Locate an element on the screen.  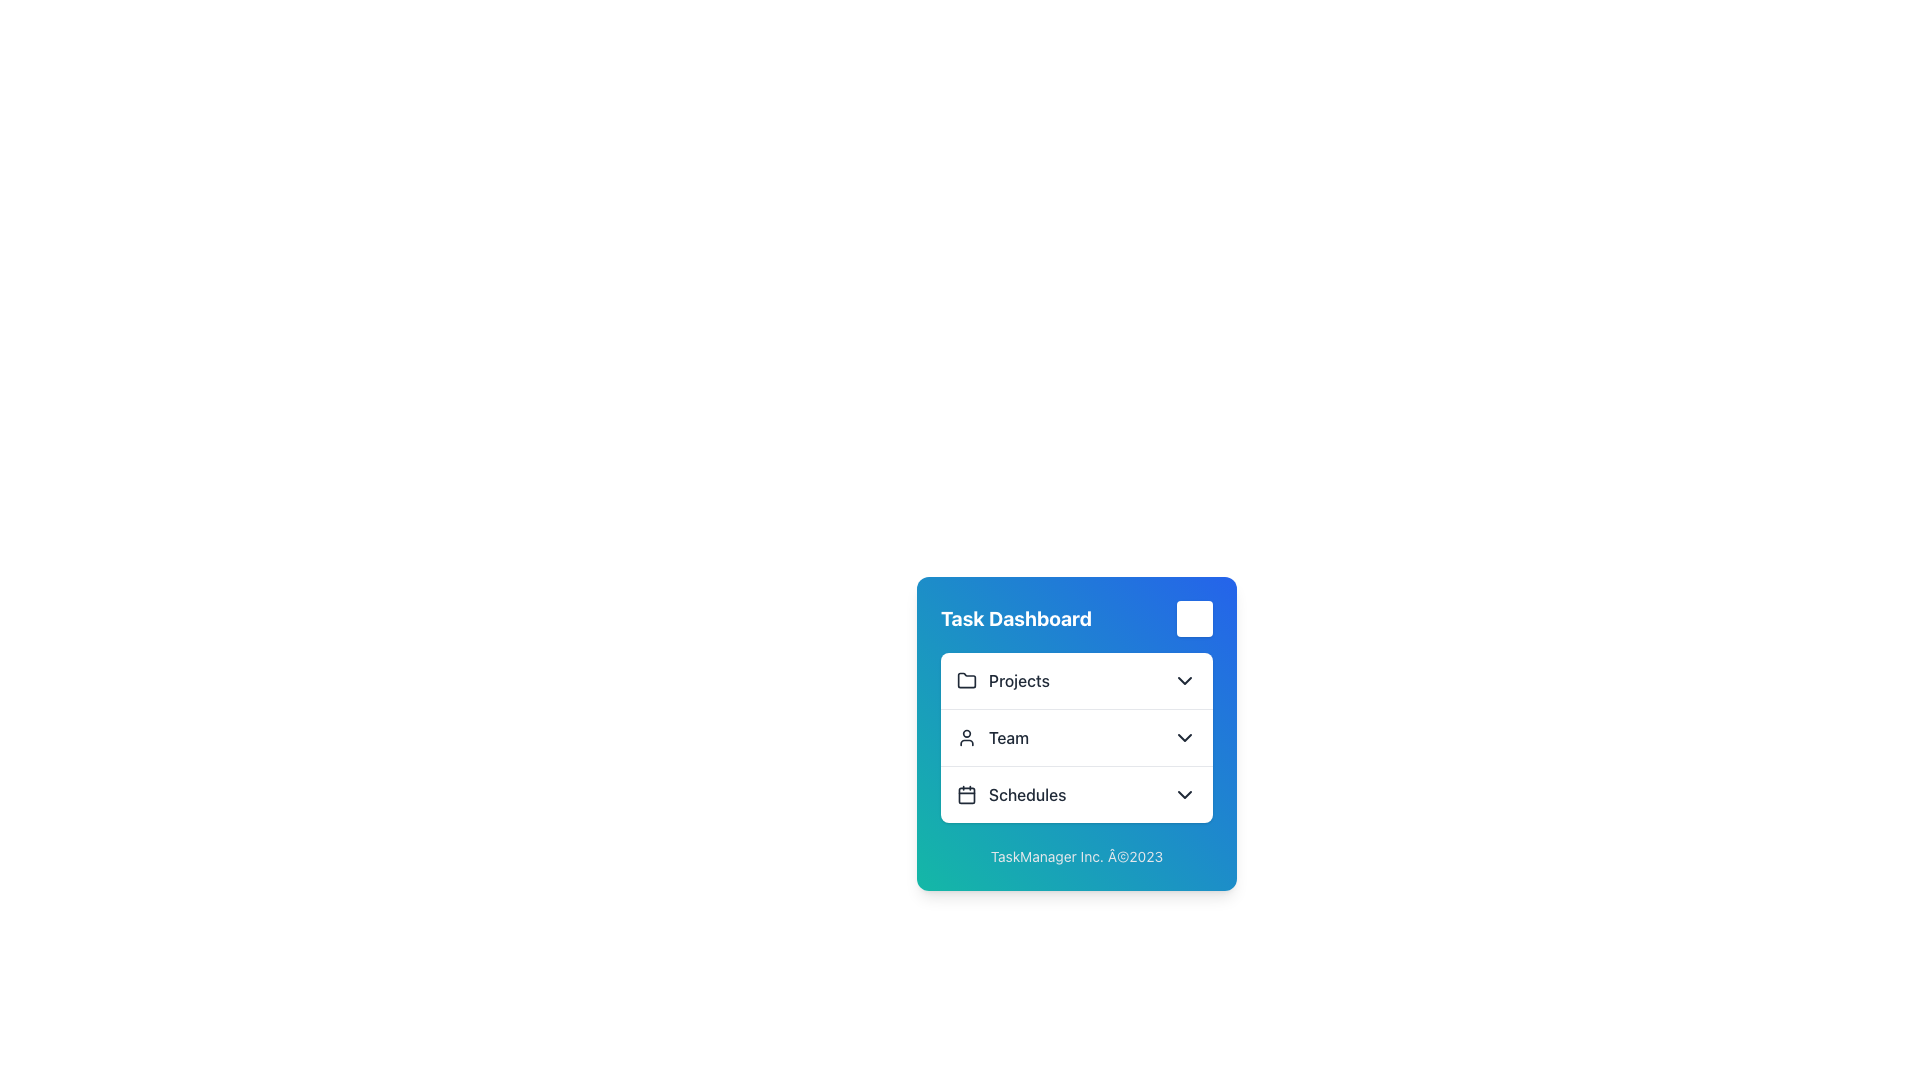
the downward-facing chevron icon button located to the far right of the 'Schedules' label is located at coordinates (1185, 793).